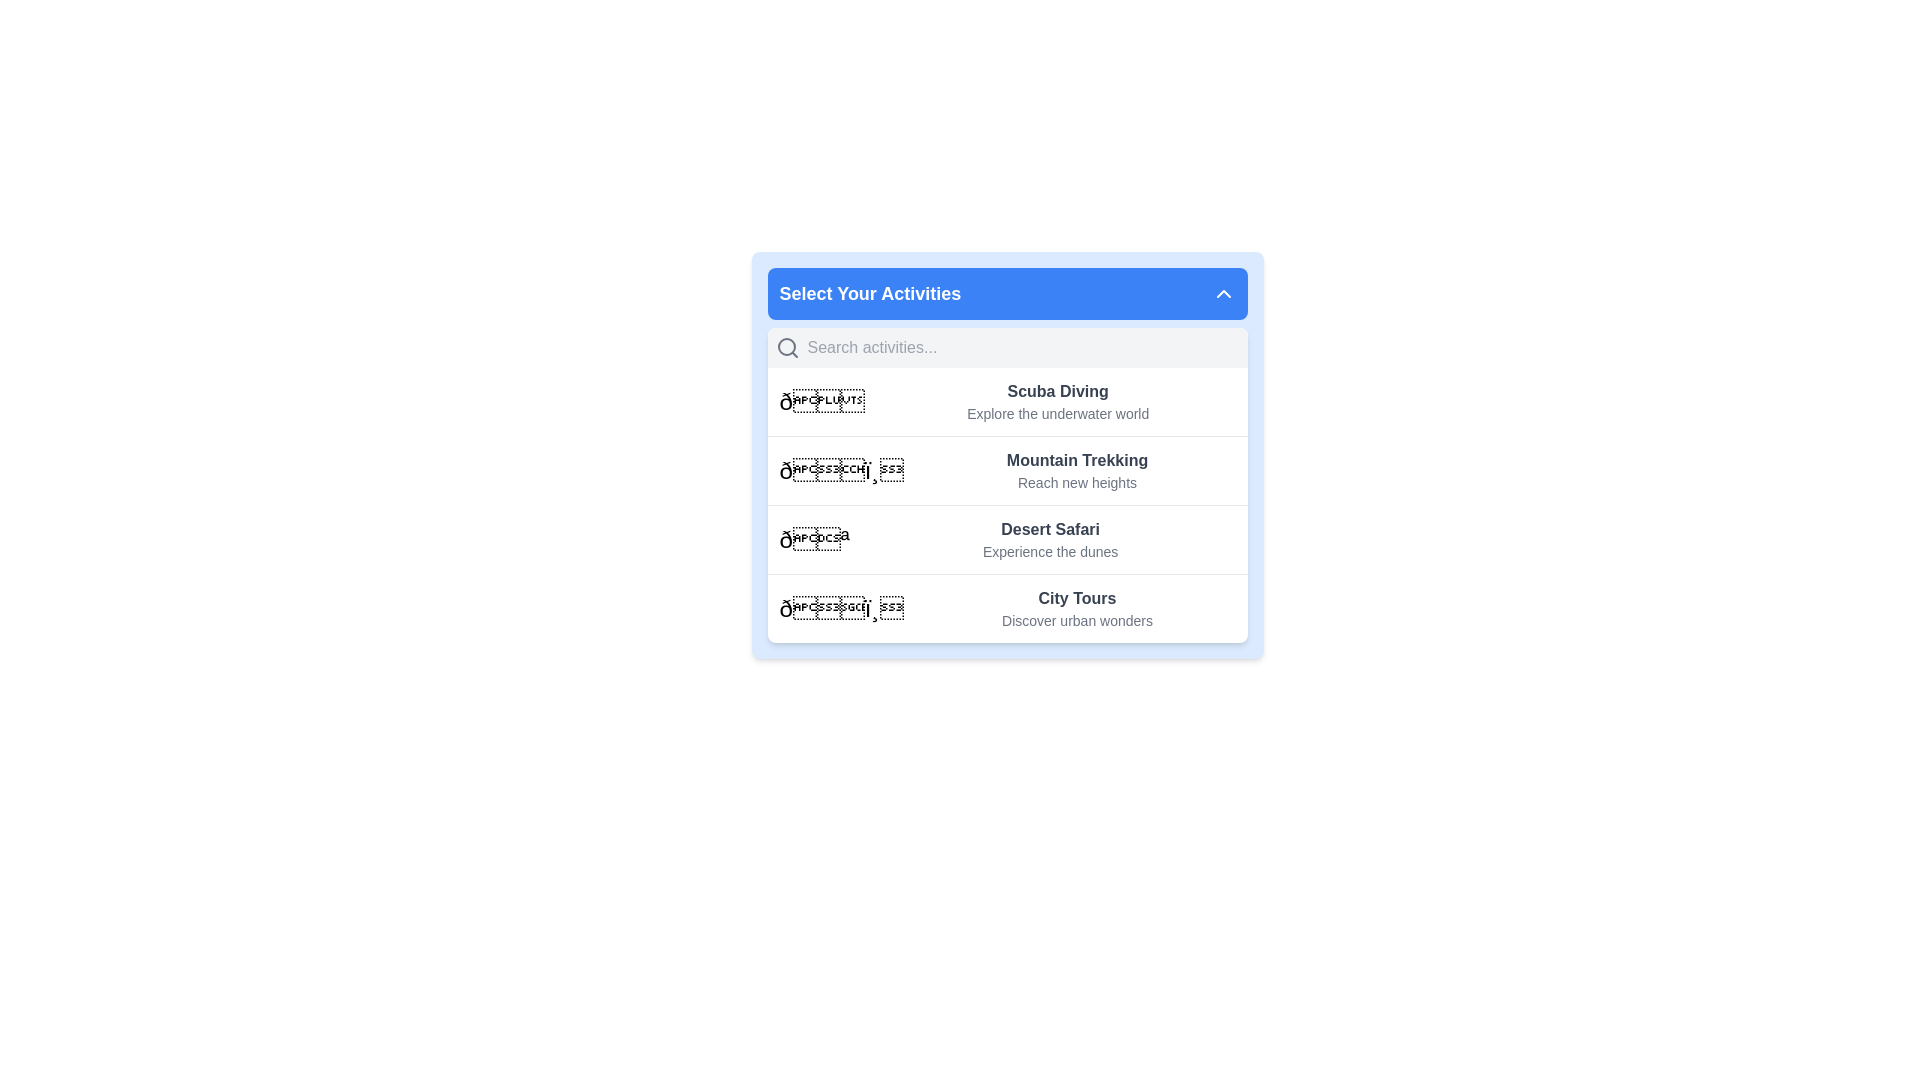  What do you see at coordinates (870, 293) in the screenshot?
I see `the static text label that serves as a title for the dropdown menu, located inside a blue box towards the left side` at bounding box center [870, 293].